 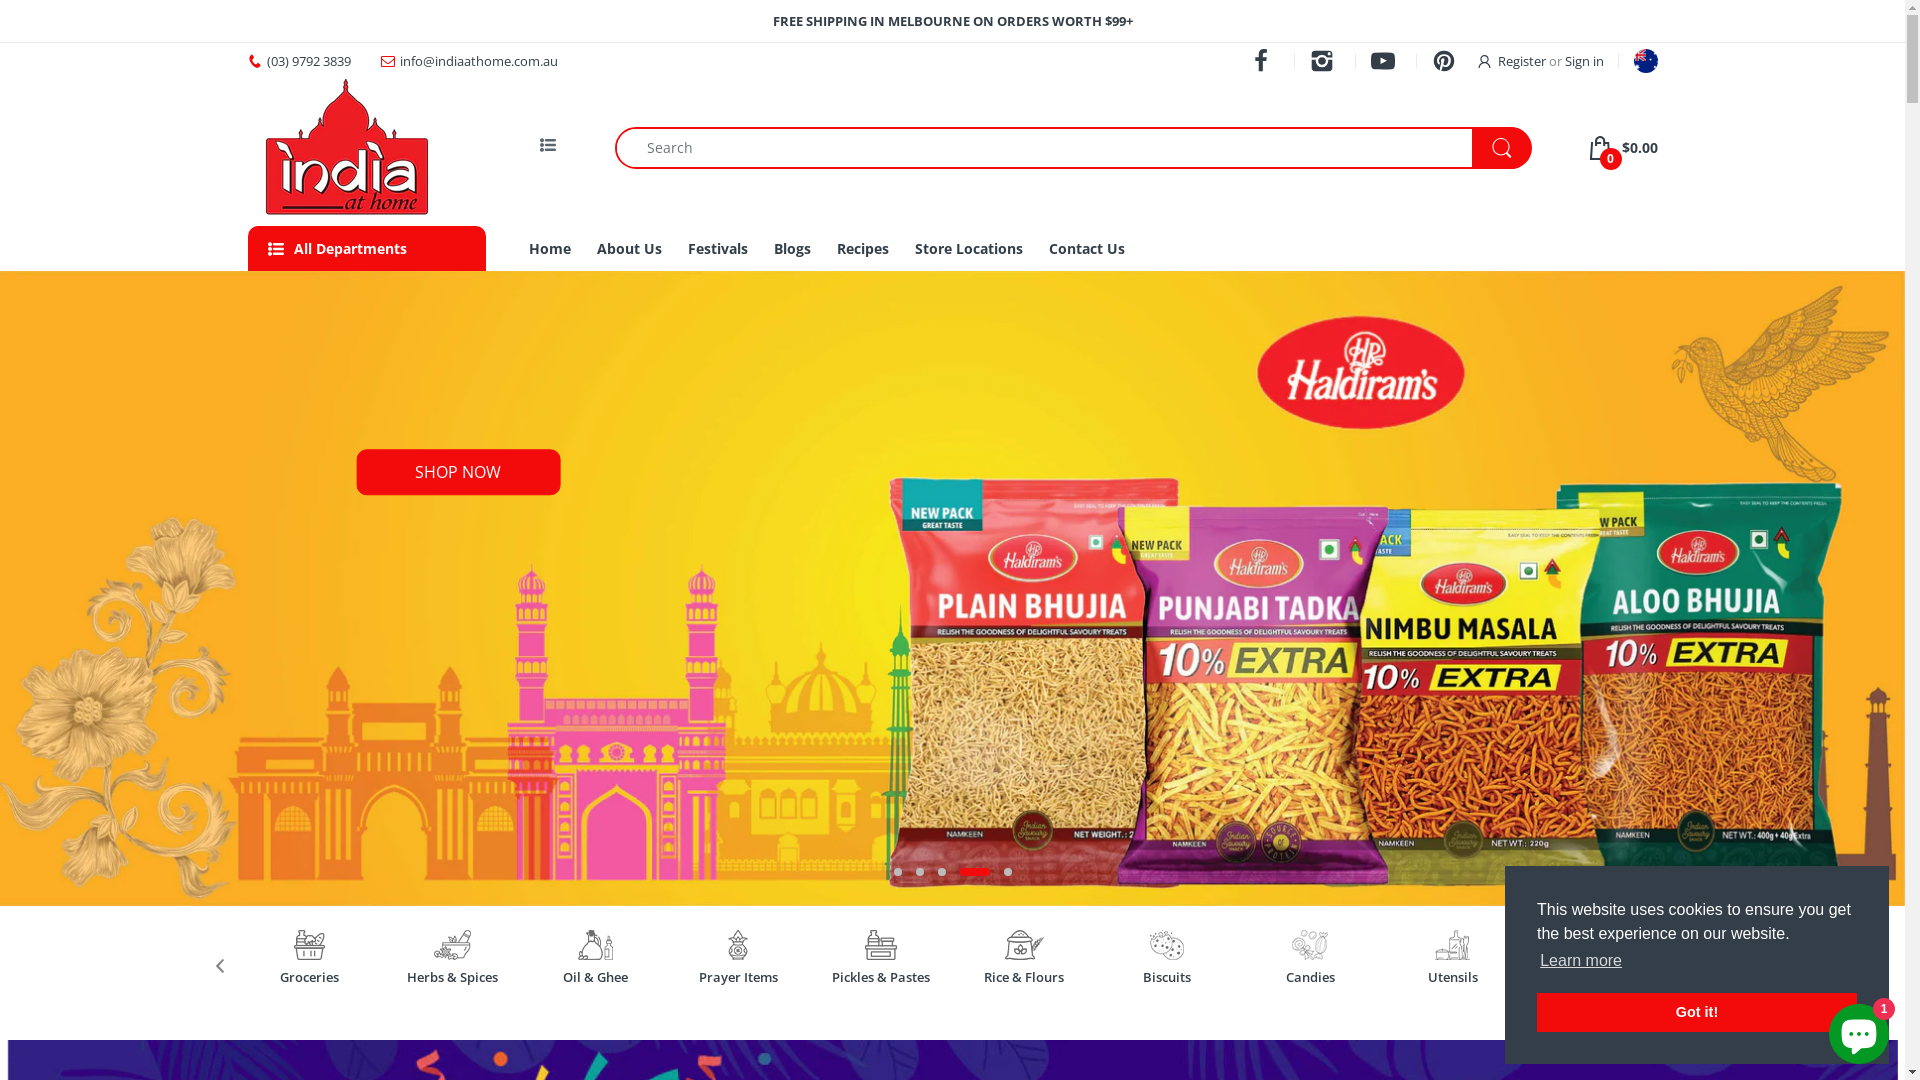 What do you see at coordinates (969, 247) in the screenshot?
I see `'Store Locations'` at bounding box center [969, 247].